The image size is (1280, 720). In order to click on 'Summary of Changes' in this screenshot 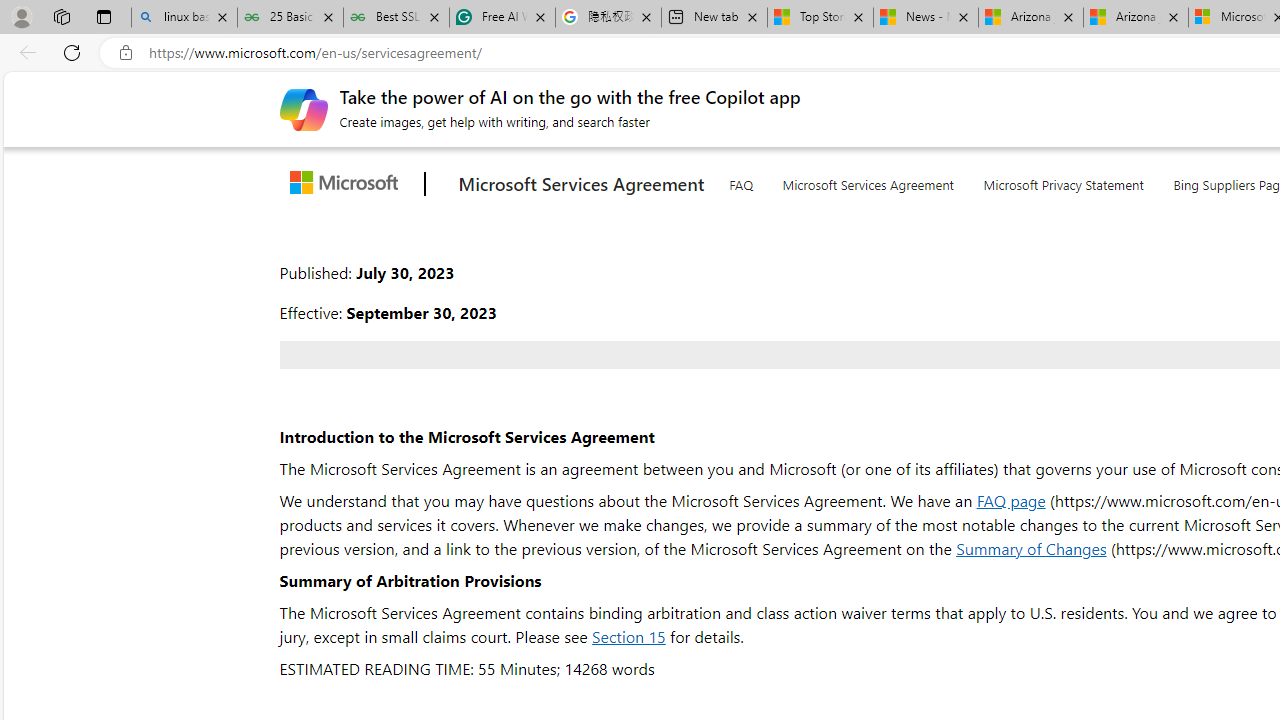, I will do `click(1031, 548)`.